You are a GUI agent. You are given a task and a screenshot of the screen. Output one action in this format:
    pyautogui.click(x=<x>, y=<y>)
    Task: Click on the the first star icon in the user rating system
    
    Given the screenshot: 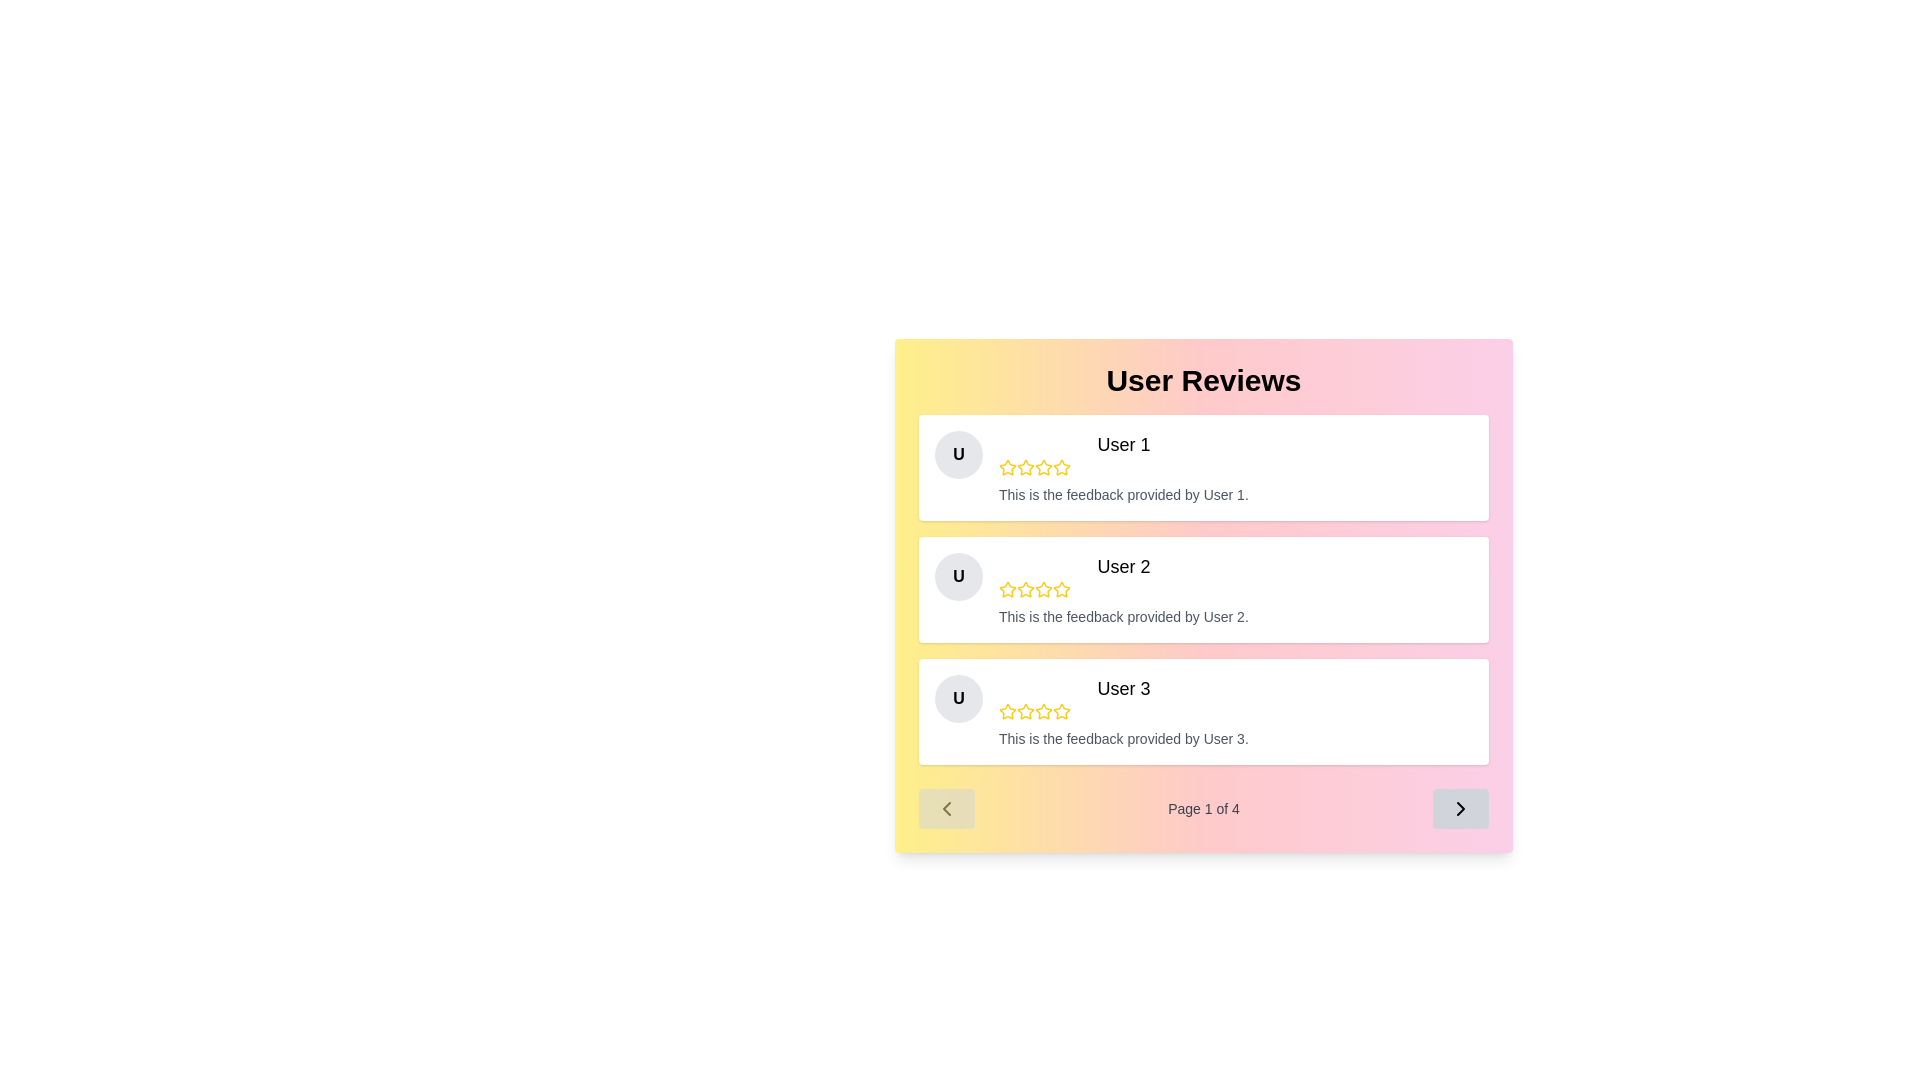 What is the action you would take?
    pyautogui.click(x=1008, y=467)
    